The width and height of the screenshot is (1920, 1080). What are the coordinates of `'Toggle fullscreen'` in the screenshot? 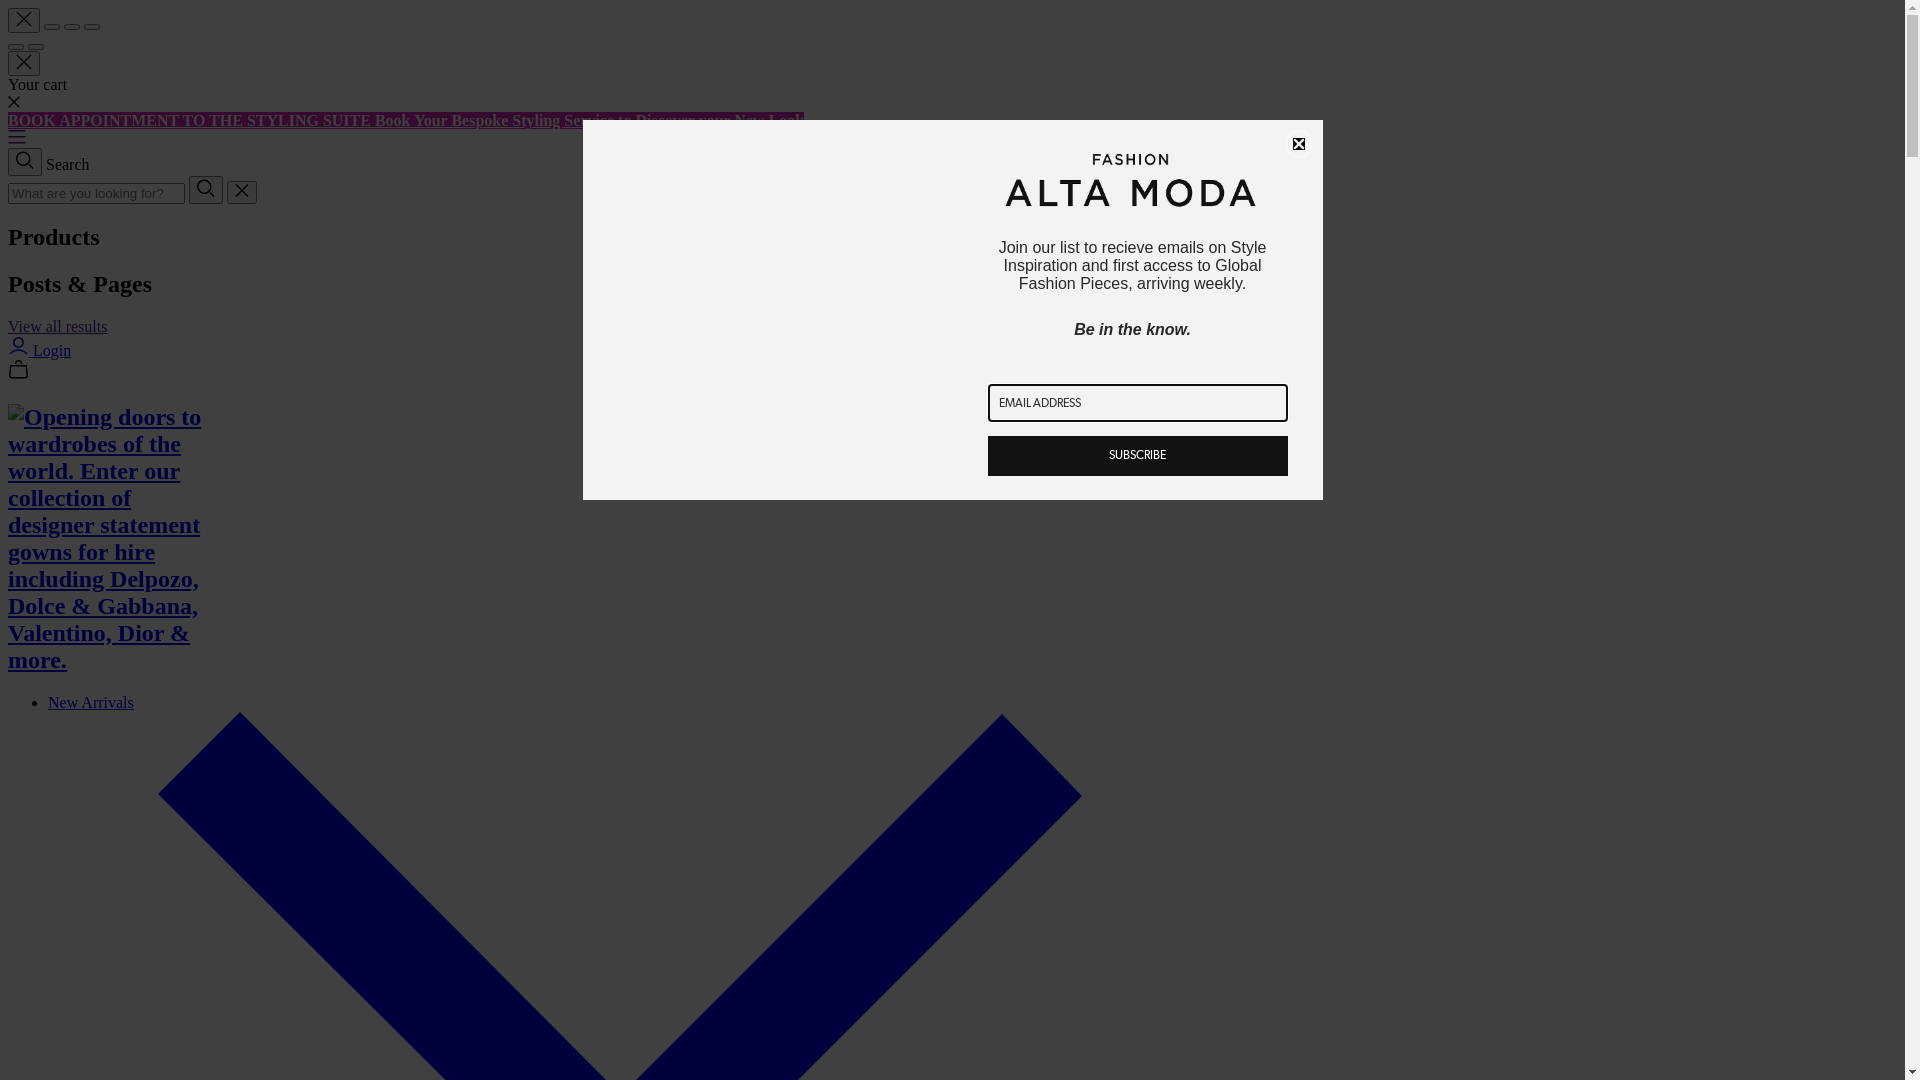 It's located at (72, 27).